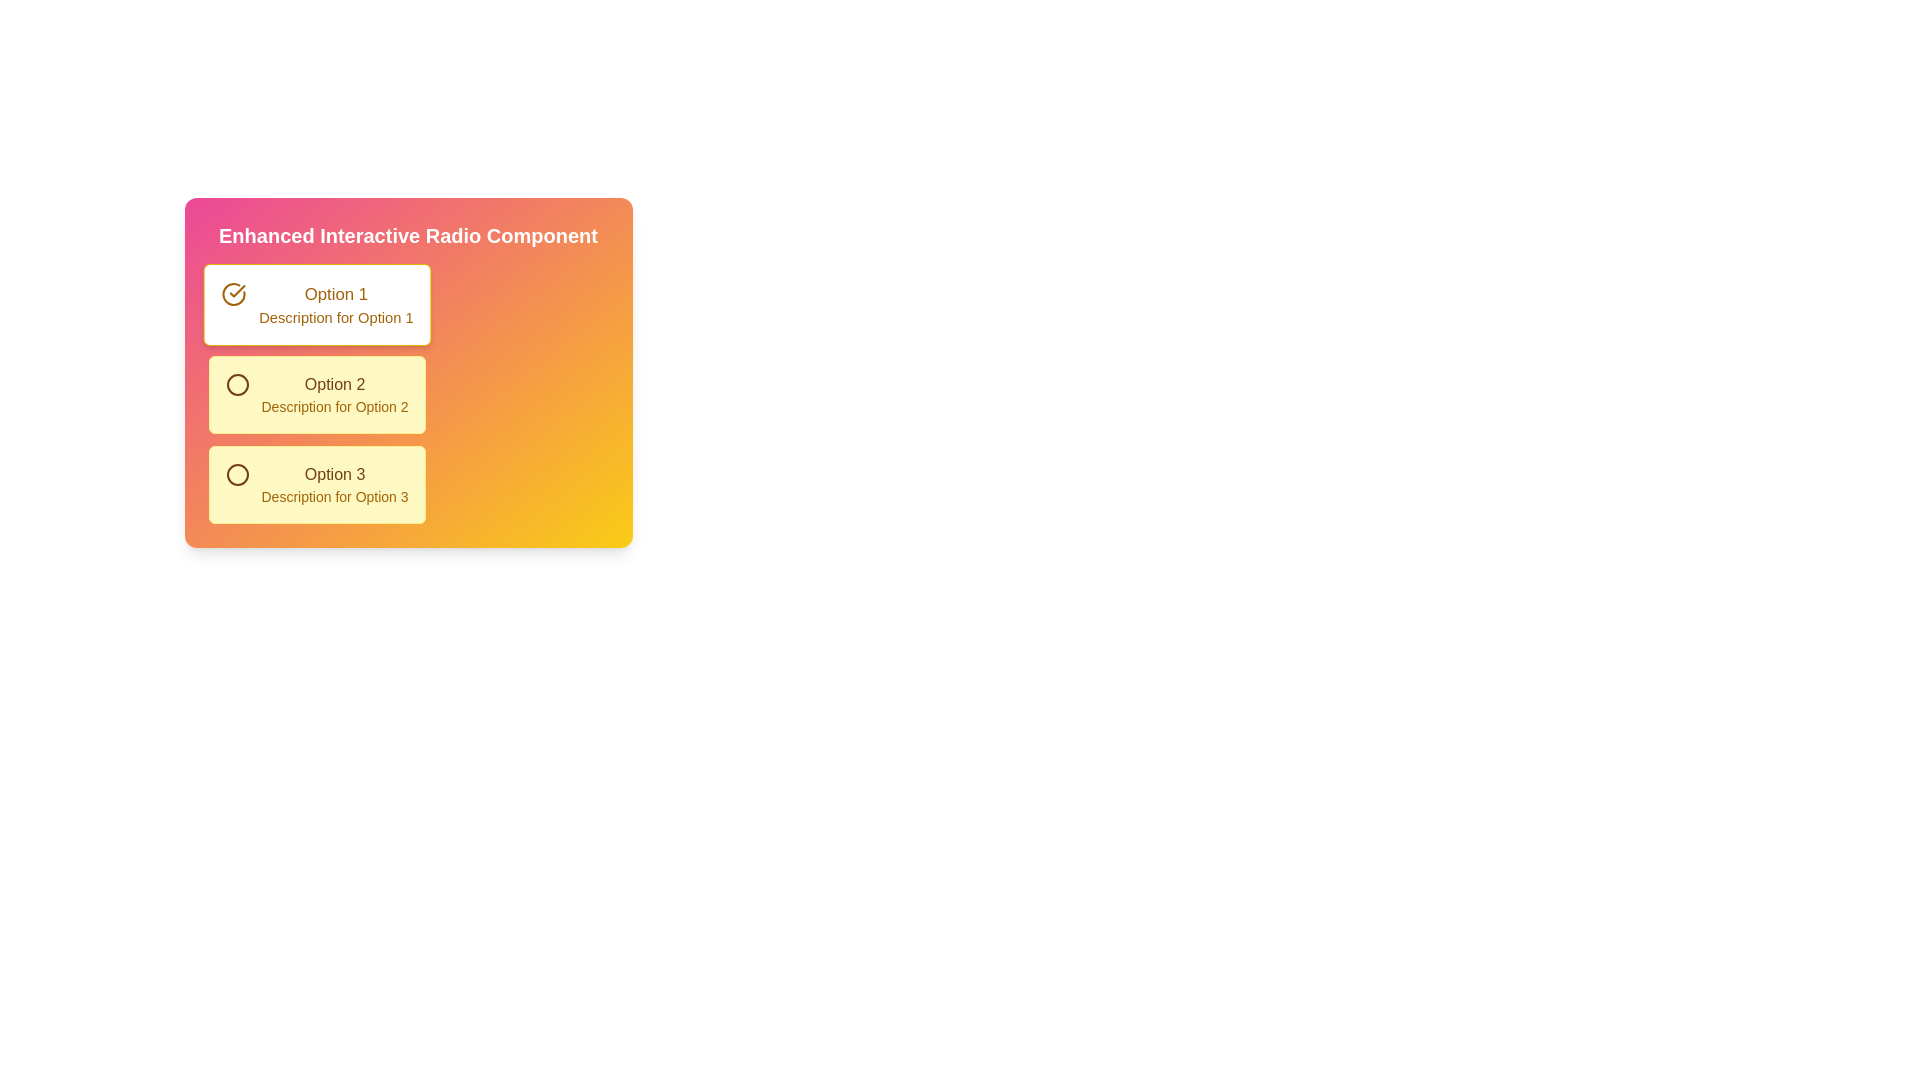  Describe the element at coordinates (233, 293) in the screenshot. I see `the icon indicator marking 'Option 1' as selected or active, located at the leftmost side of the first option in the list` at that location.